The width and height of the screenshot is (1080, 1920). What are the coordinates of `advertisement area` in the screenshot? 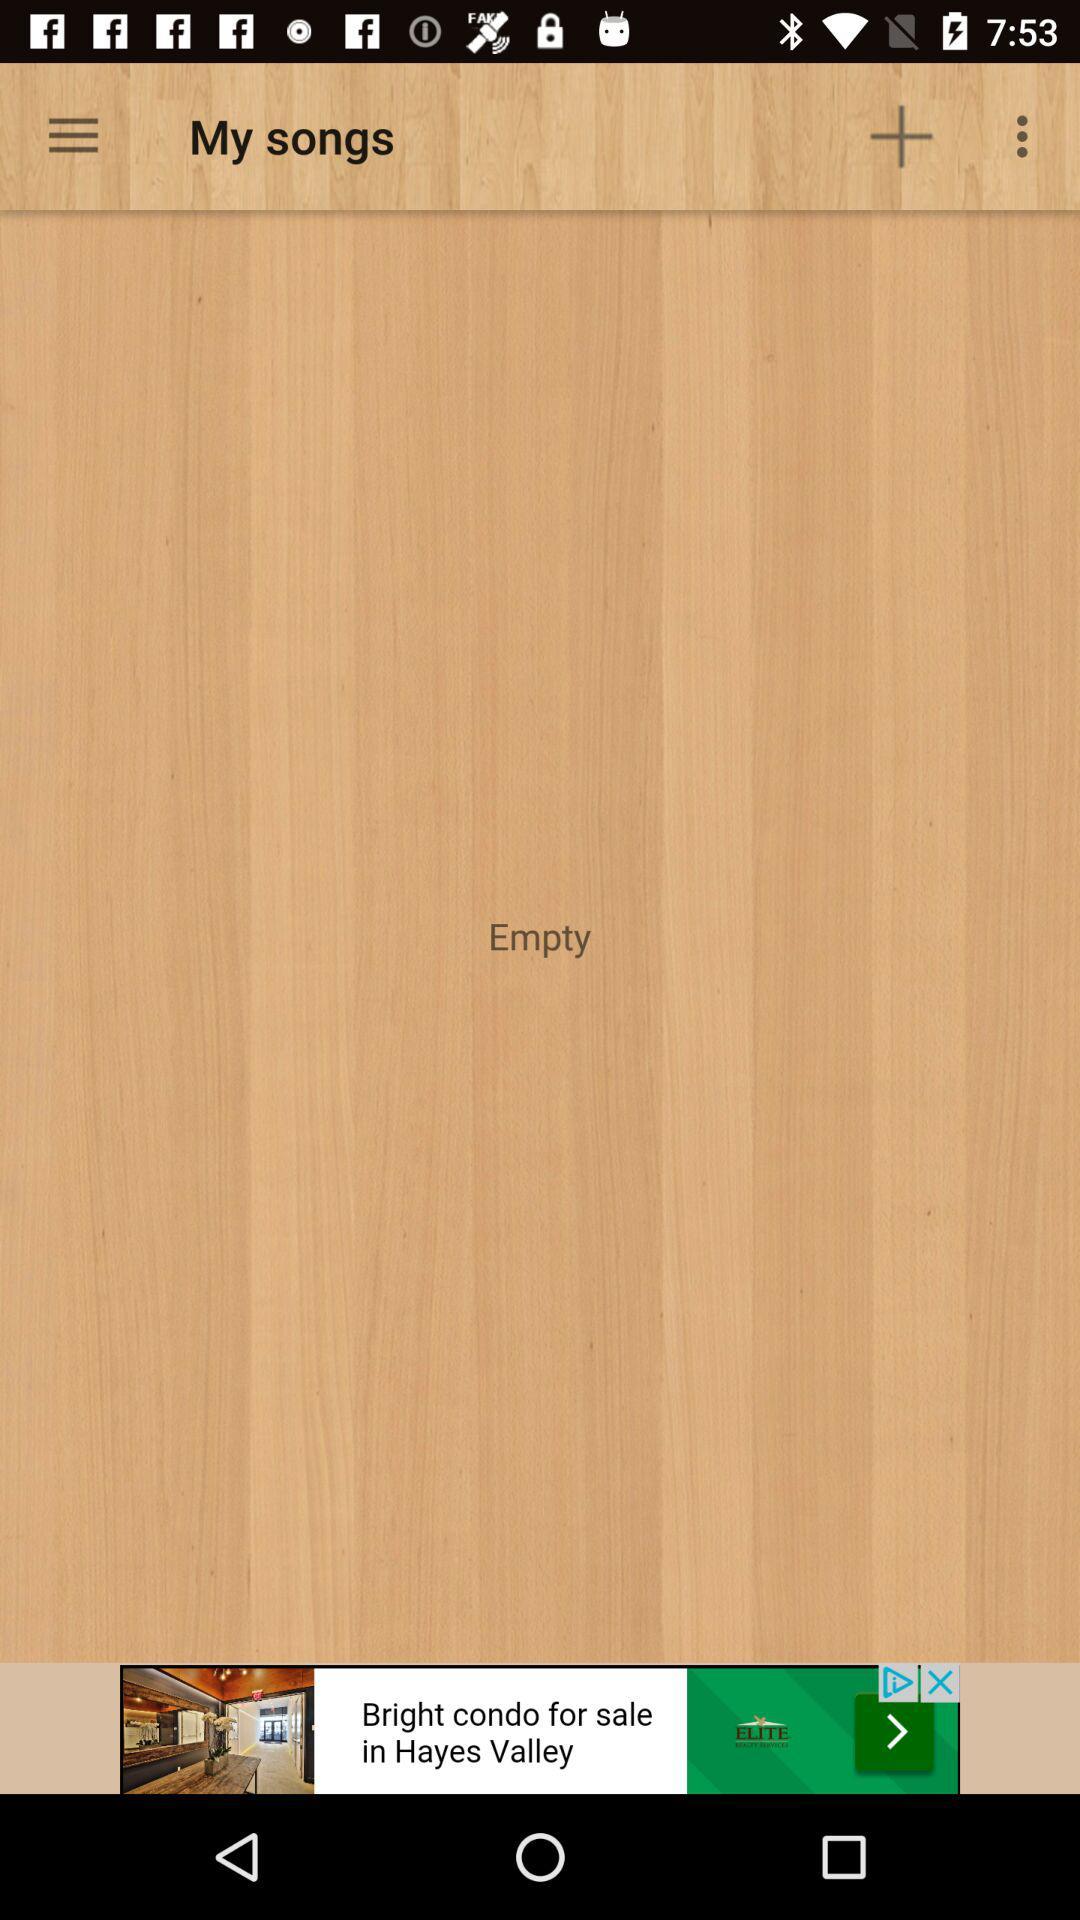 It's located at (540, 1727).